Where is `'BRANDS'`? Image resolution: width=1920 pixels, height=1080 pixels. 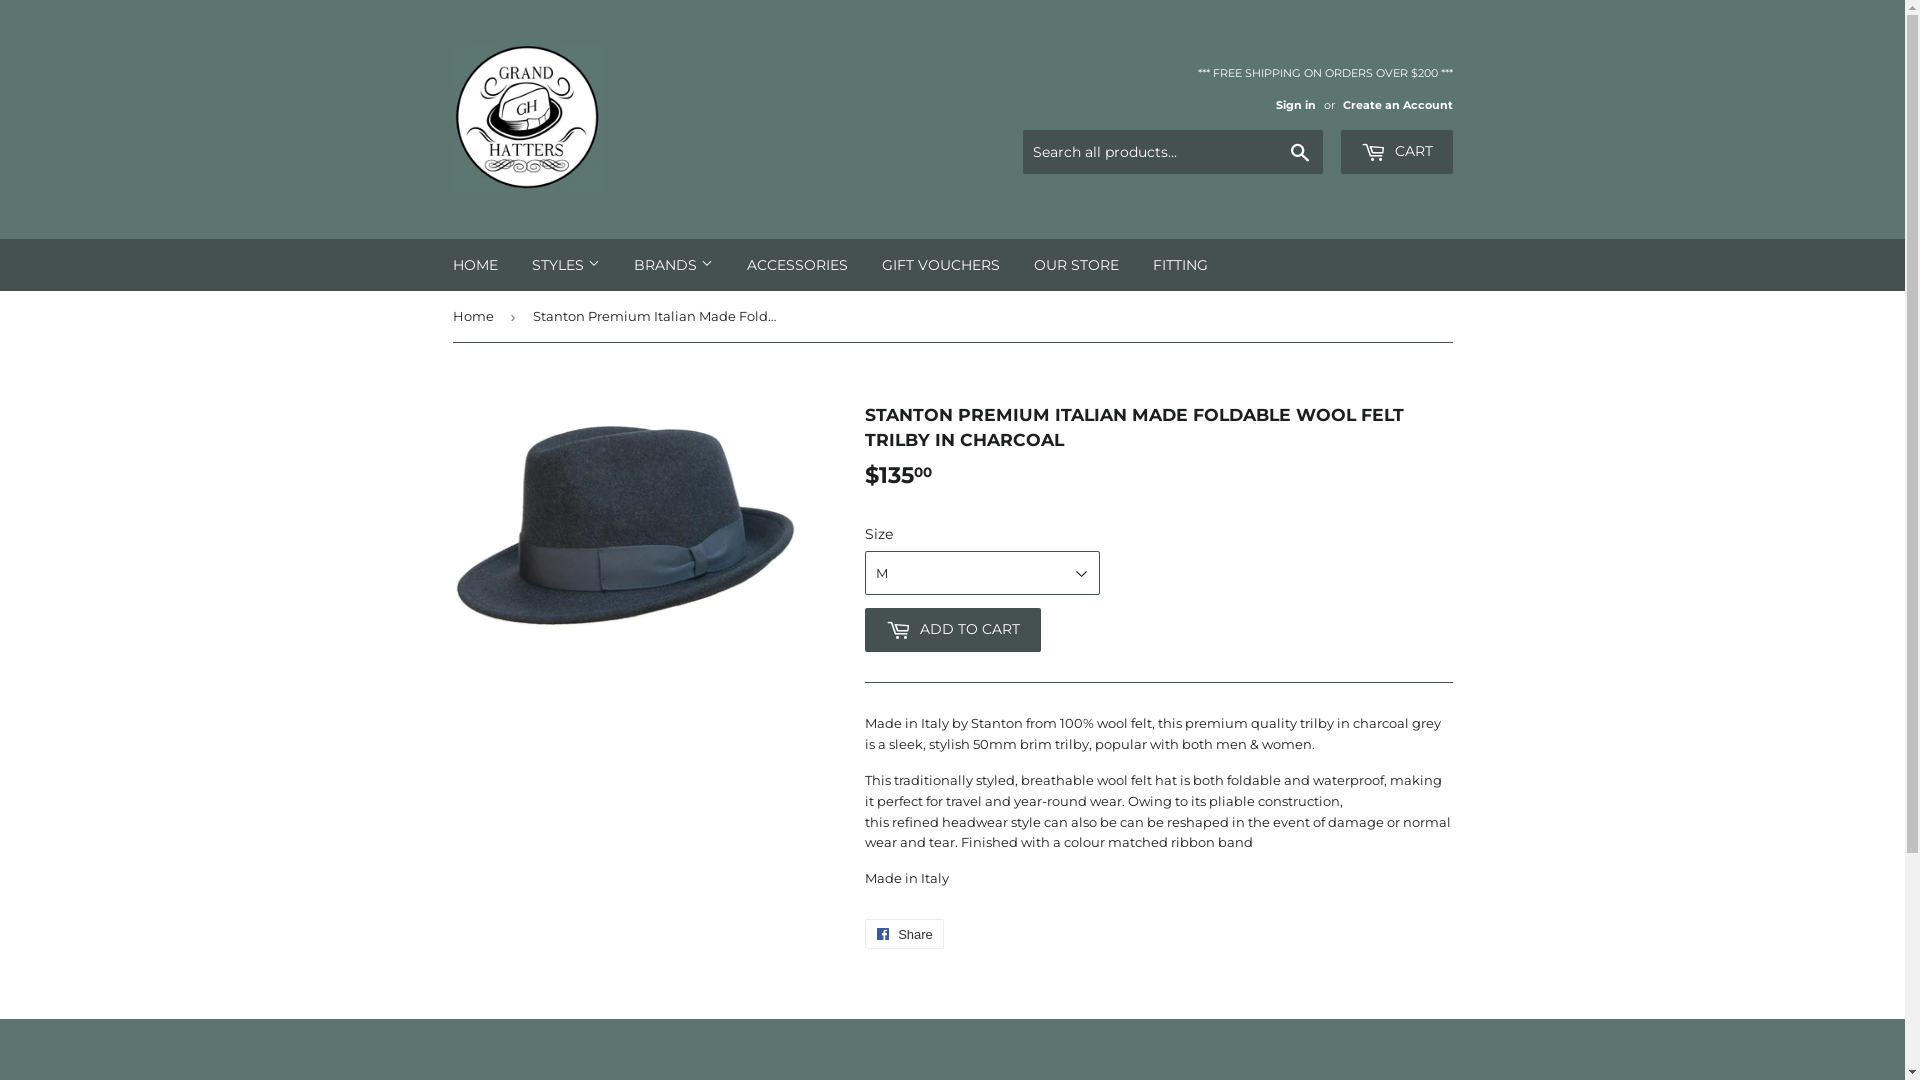 'BRANDS' is located at coordinates (672, 264).